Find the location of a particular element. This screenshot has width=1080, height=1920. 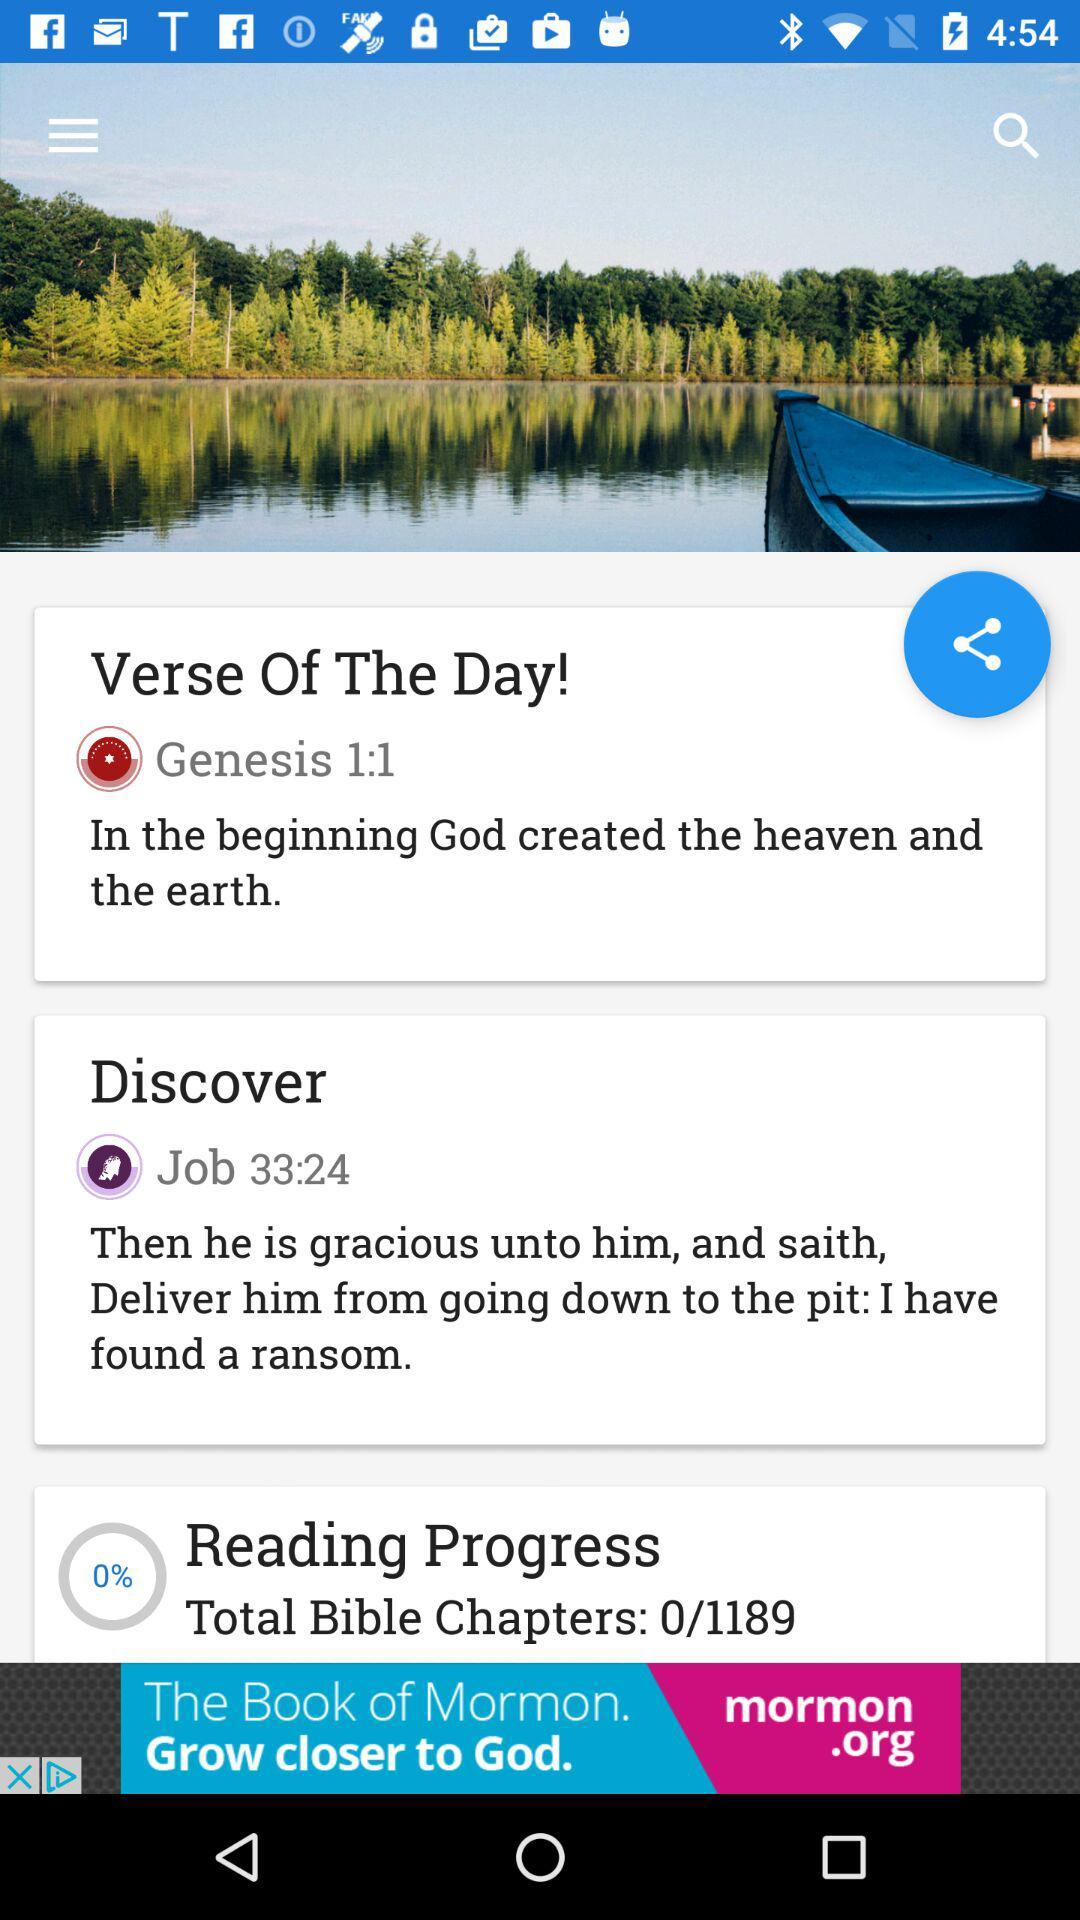

see advertisement is located at coordinates (540, 1727).